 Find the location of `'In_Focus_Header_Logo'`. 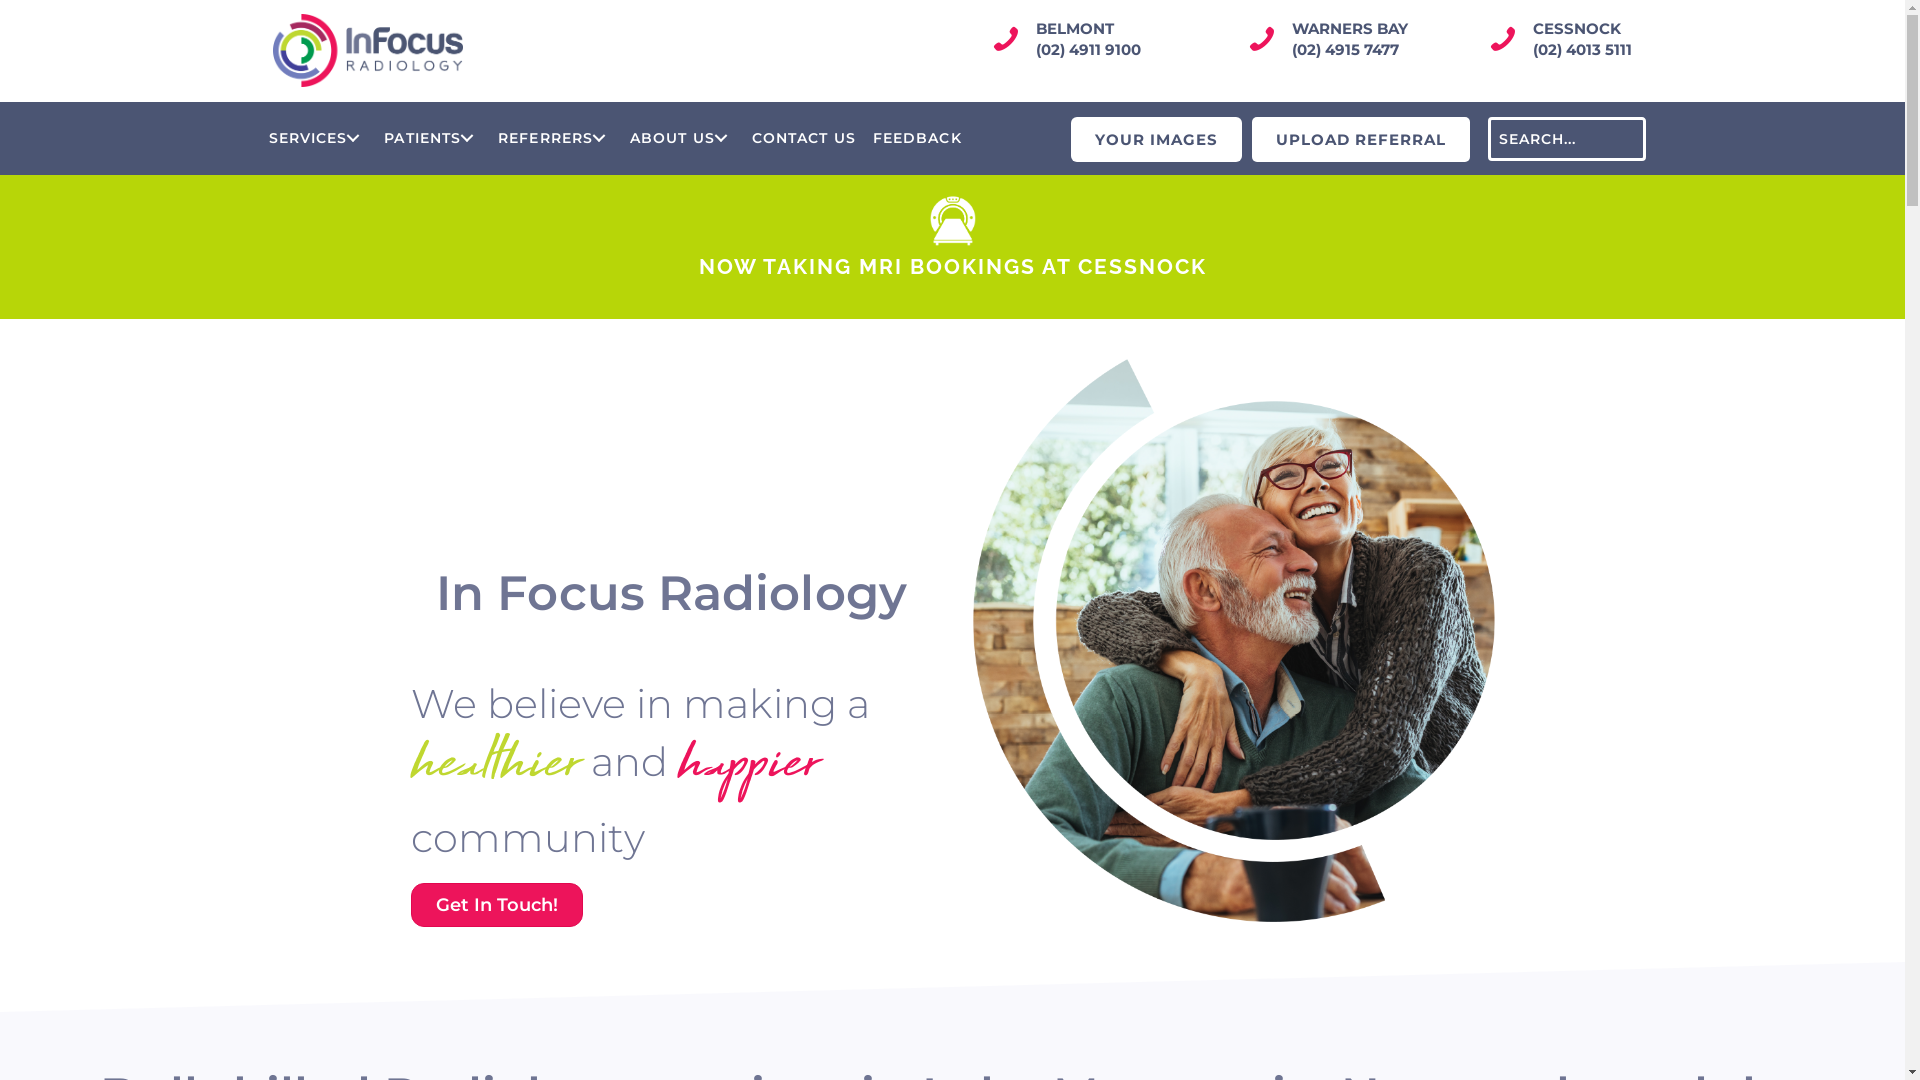

'In_Focus_Header_Logo' is located at coordinates (271, 49).